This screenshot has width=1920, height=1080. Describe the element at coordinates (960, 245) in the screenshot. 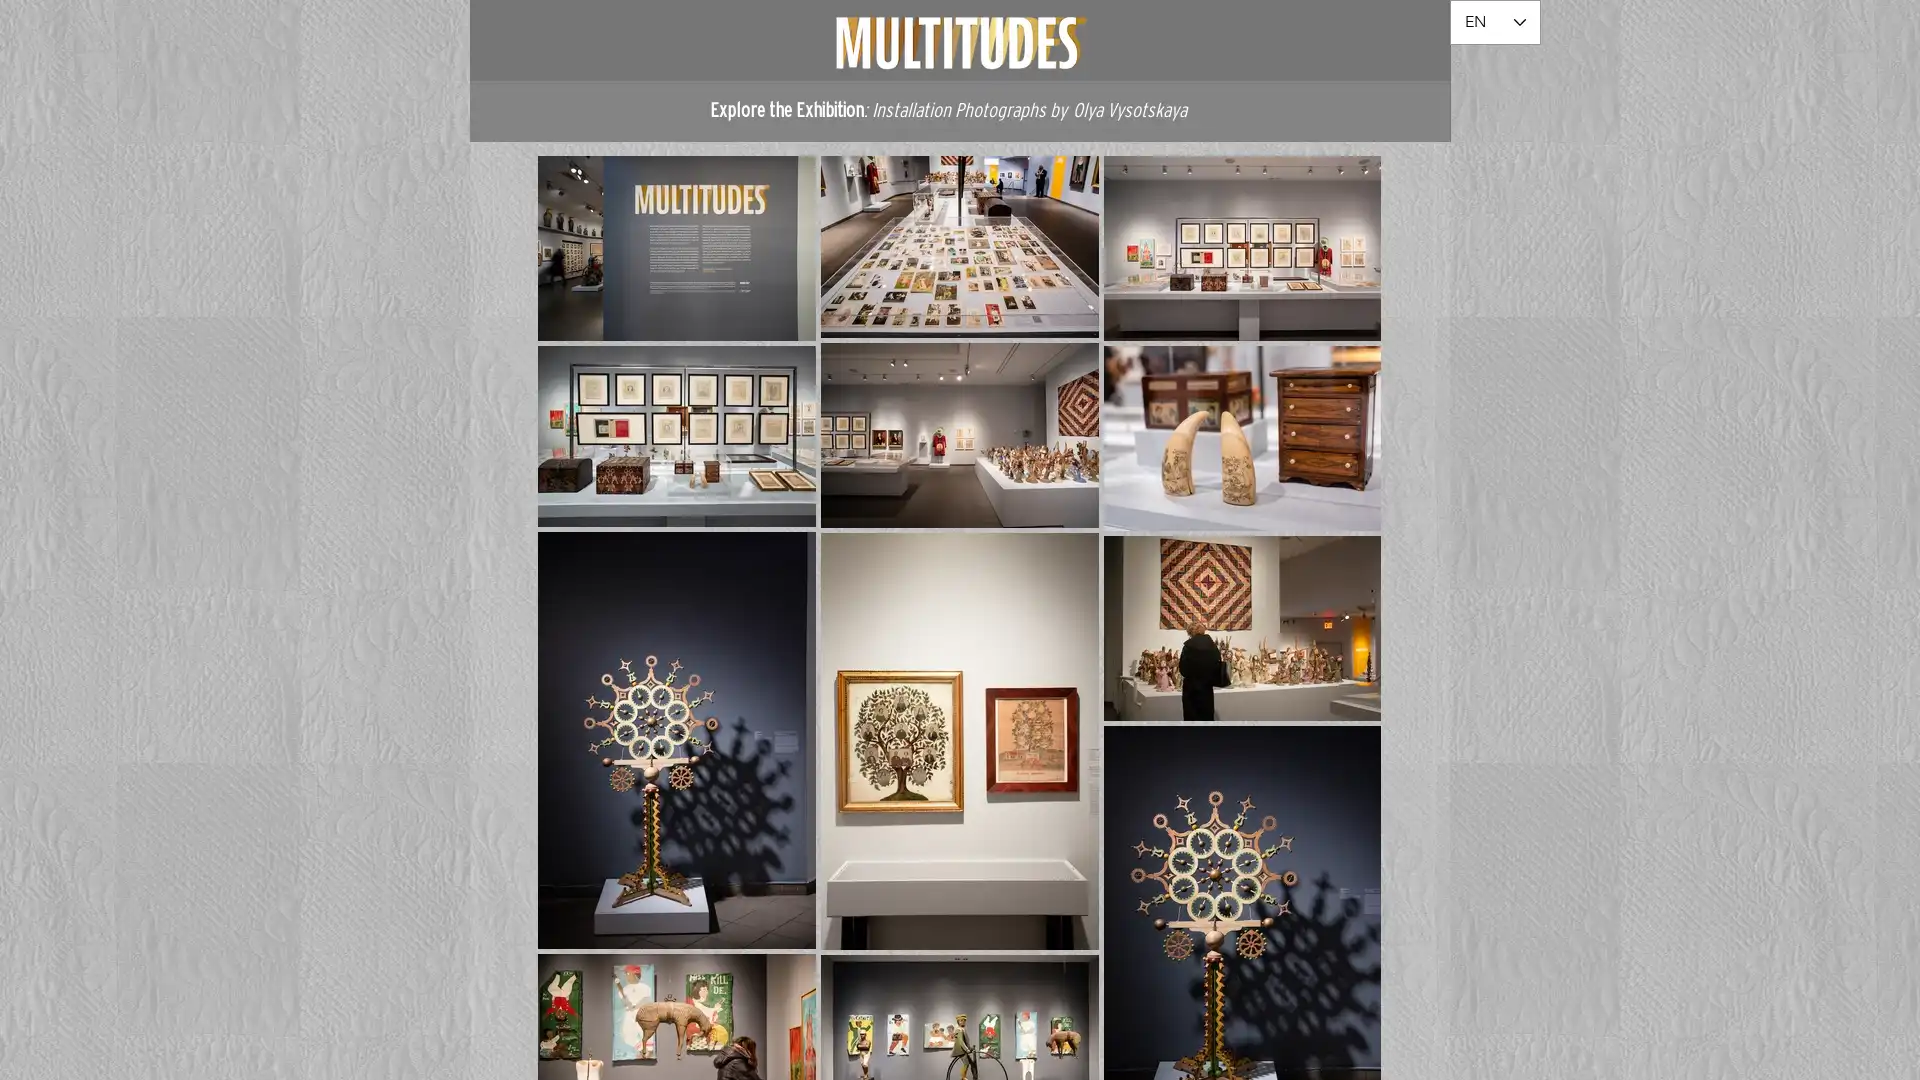

I see `EX - 2022 - Multitudes - AFAM - 079.jpg` at that location.